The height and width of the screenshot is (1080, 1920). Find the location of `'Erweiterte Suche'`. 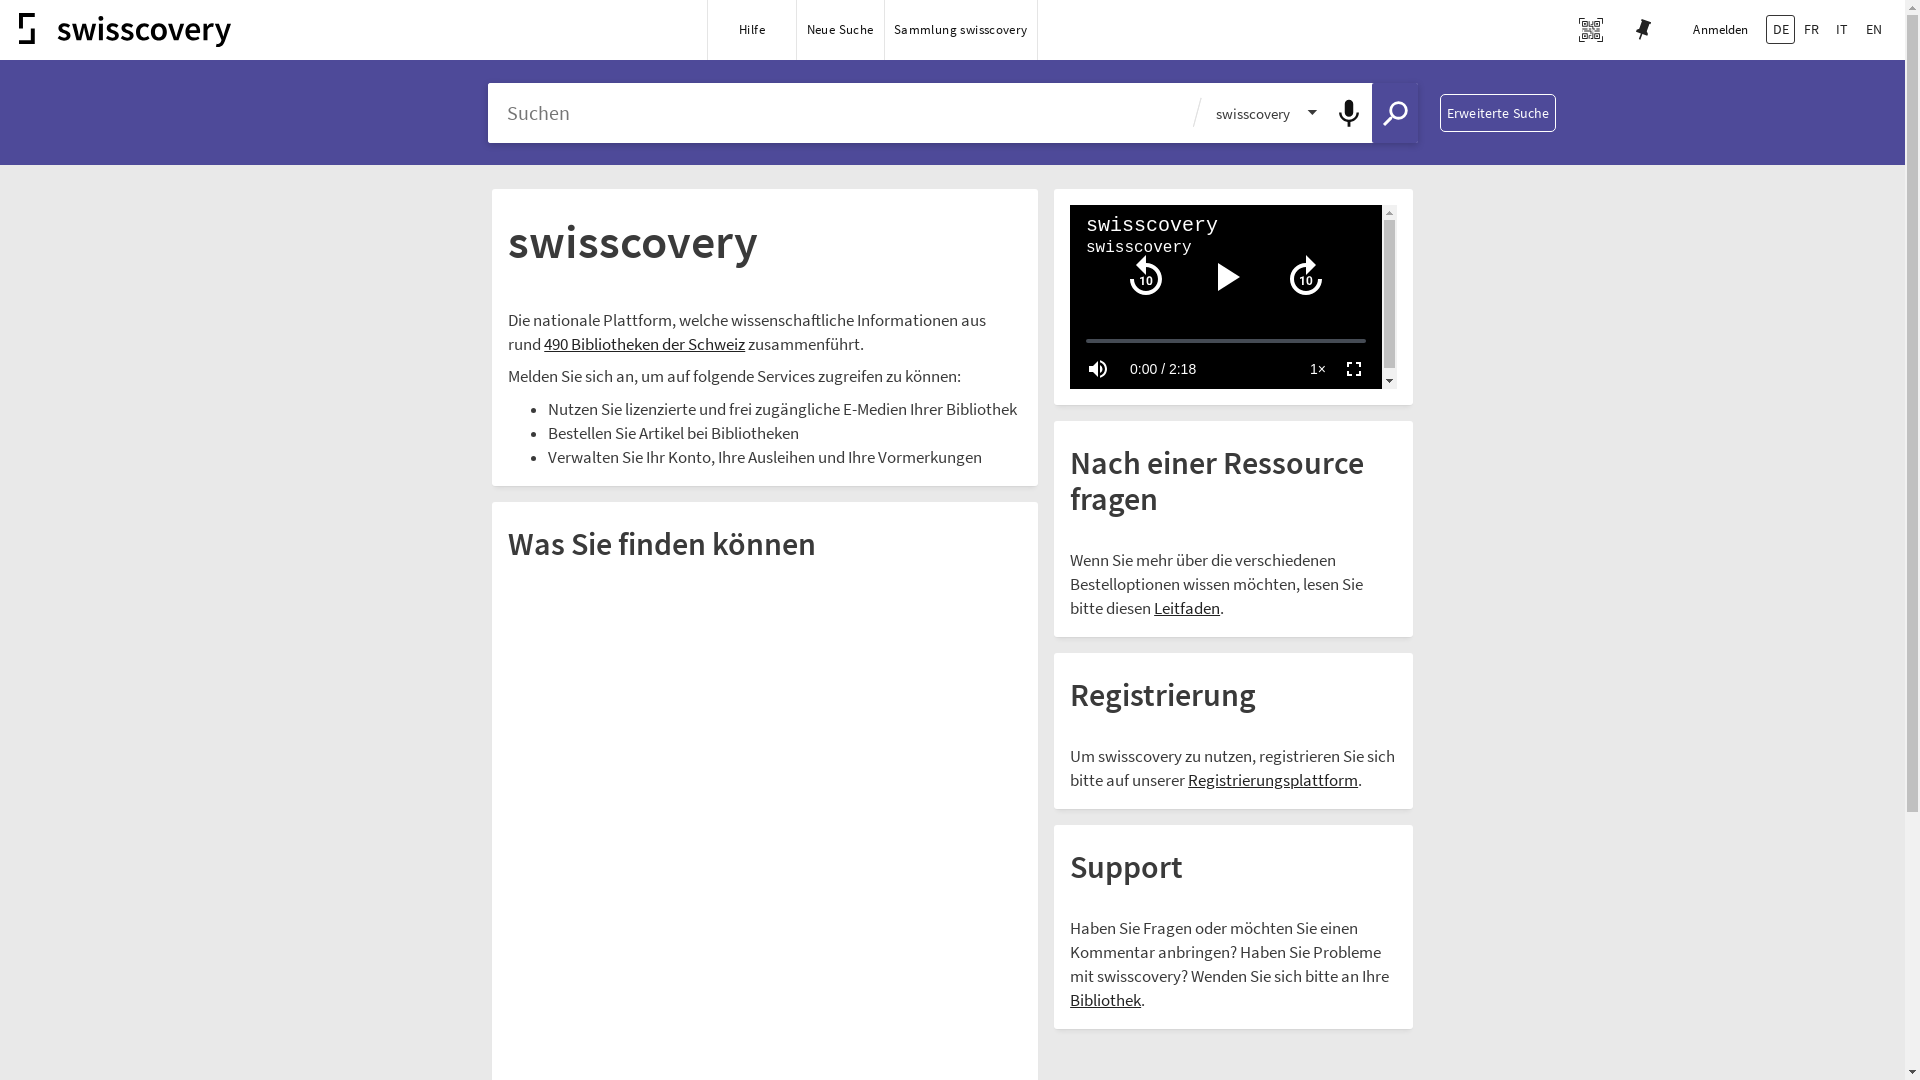

'Erweiterte Suche' is located at coordinates (1497, 112).